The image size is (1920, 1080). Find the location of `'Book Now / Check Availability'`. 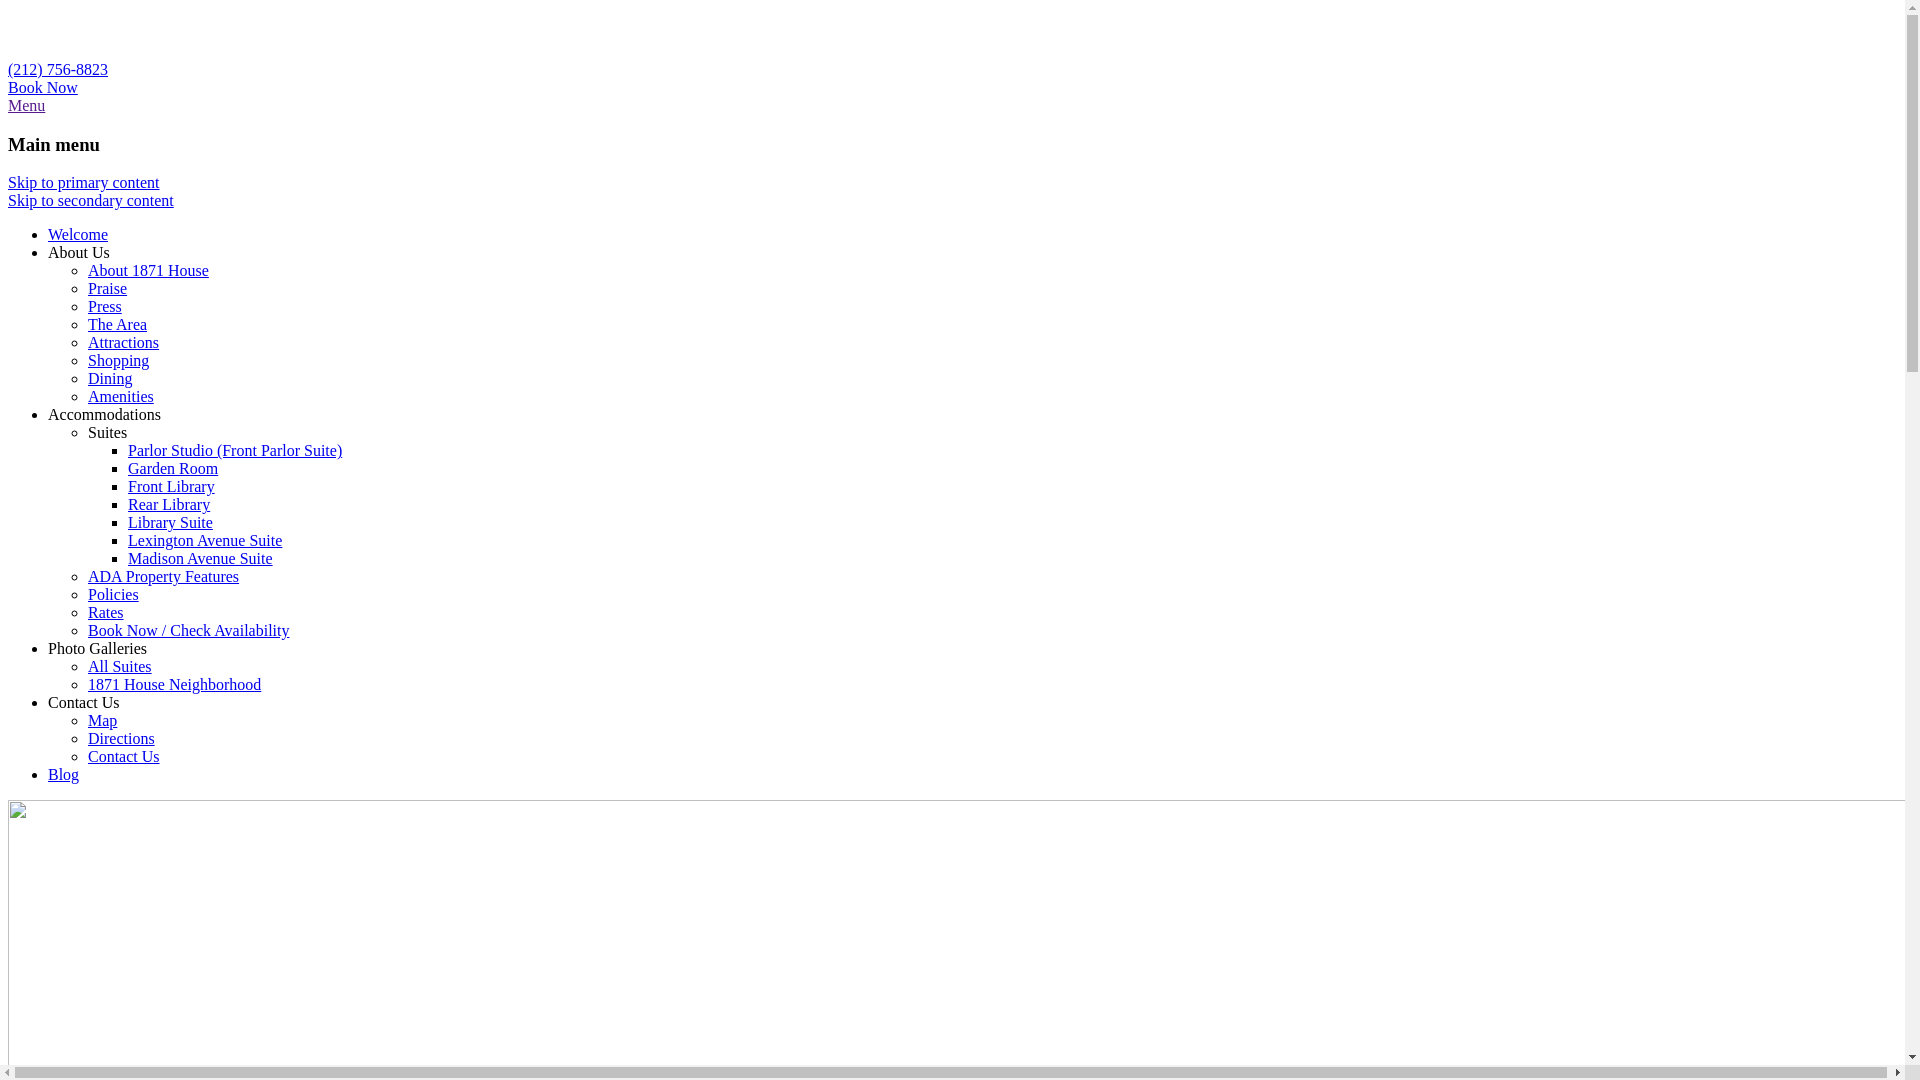

'Book Now / Check Availability' is located at coordinates (188, 630).